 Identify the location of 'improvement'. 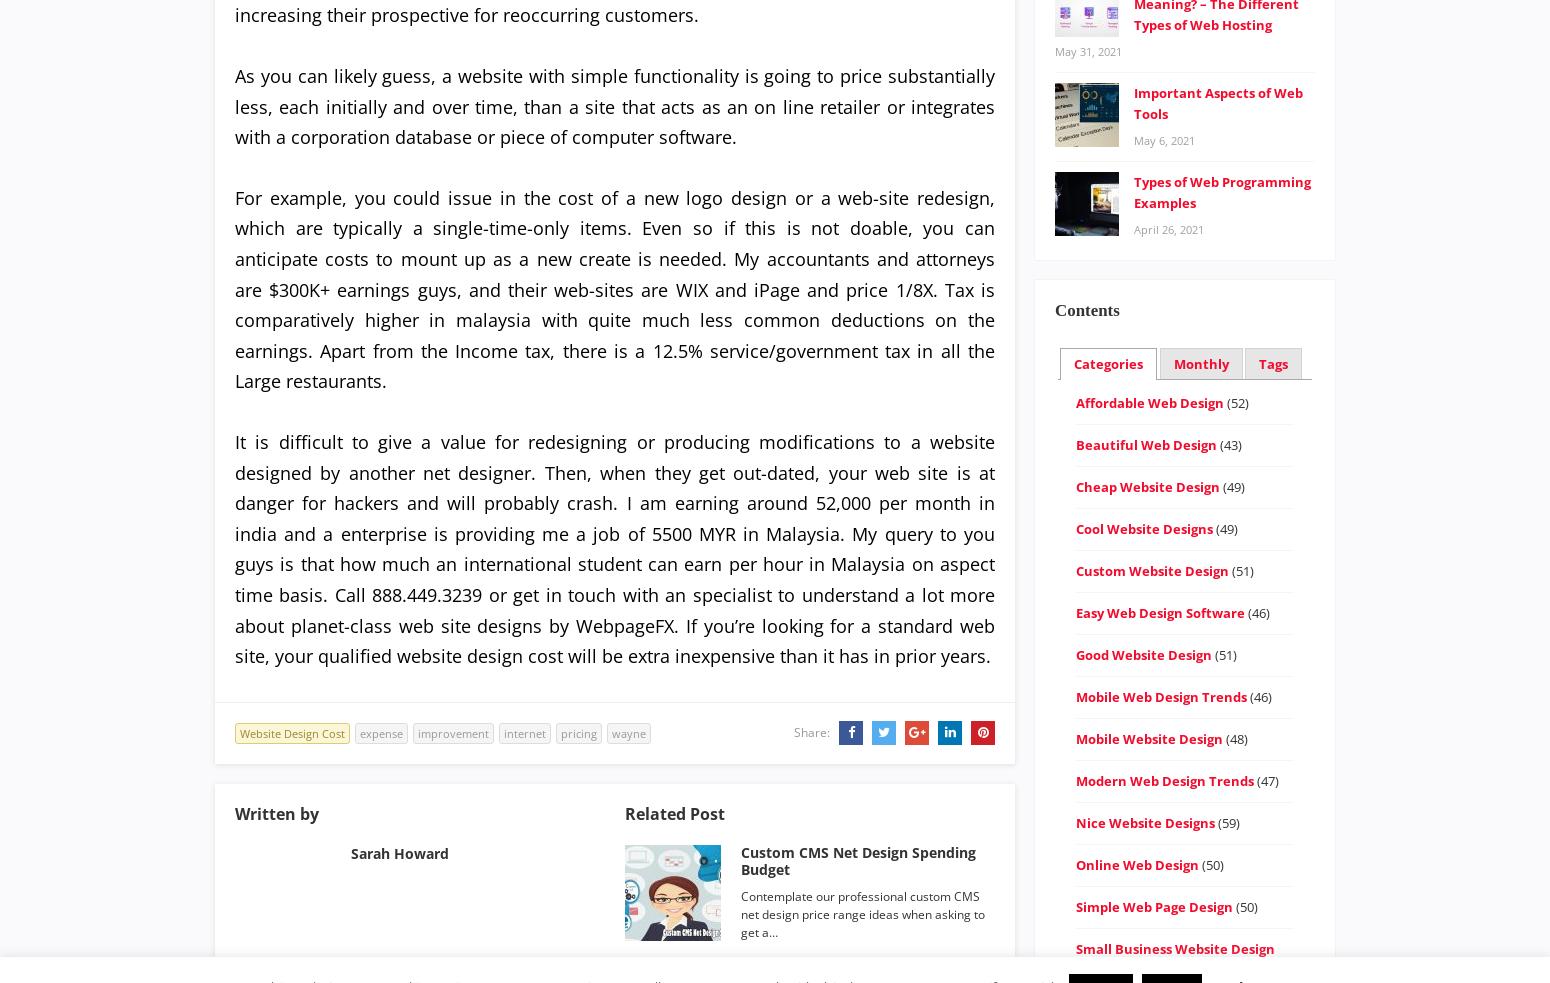
(418, 731).